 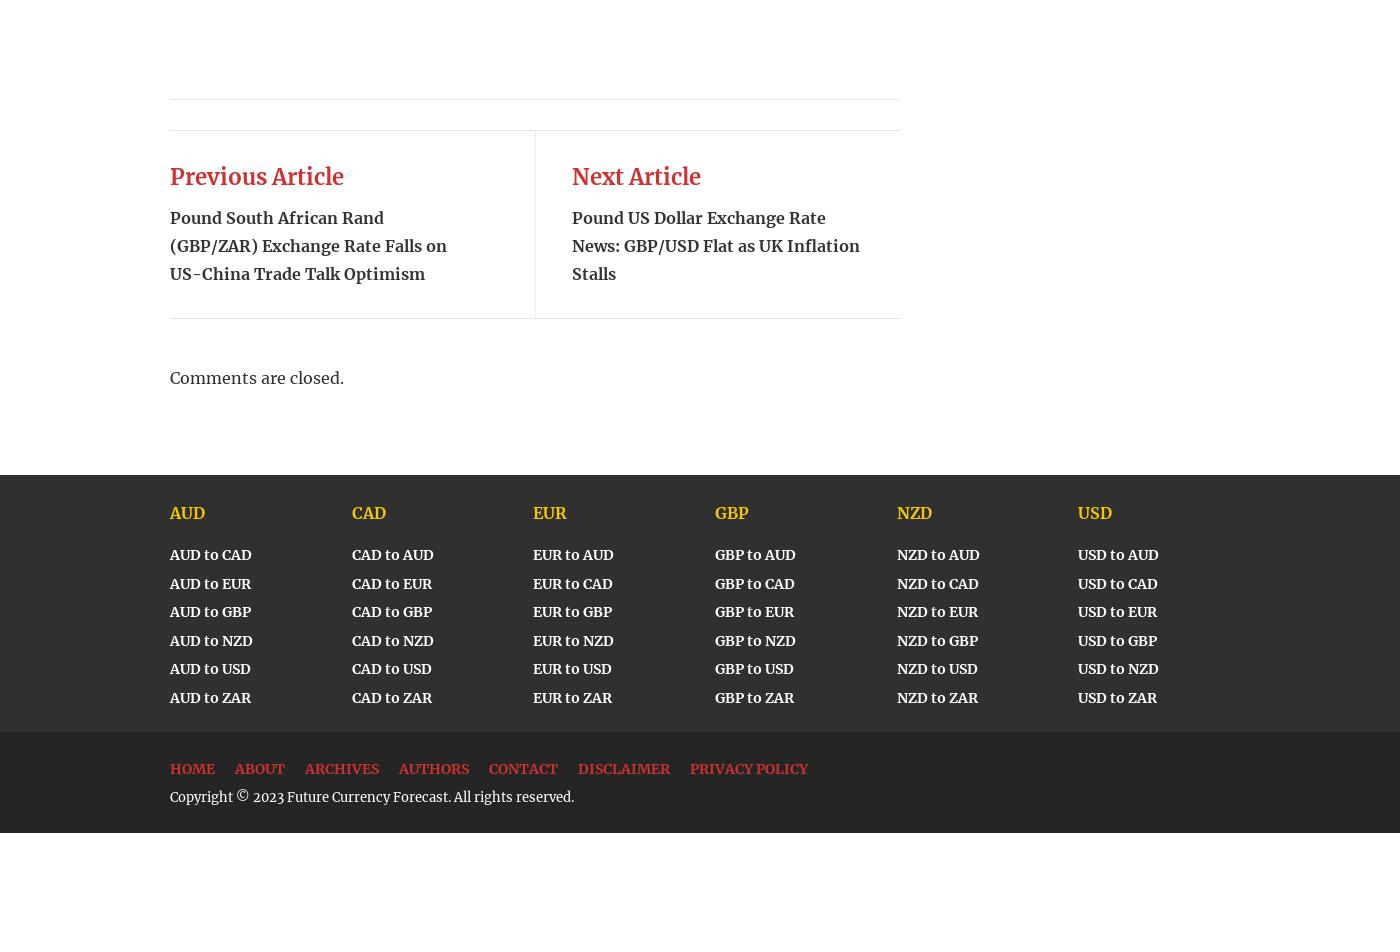 What do you see at coordinates (714, 696) in the screenshot?
I see `'GBP to ZAR'` at bounding box center [714, 696].